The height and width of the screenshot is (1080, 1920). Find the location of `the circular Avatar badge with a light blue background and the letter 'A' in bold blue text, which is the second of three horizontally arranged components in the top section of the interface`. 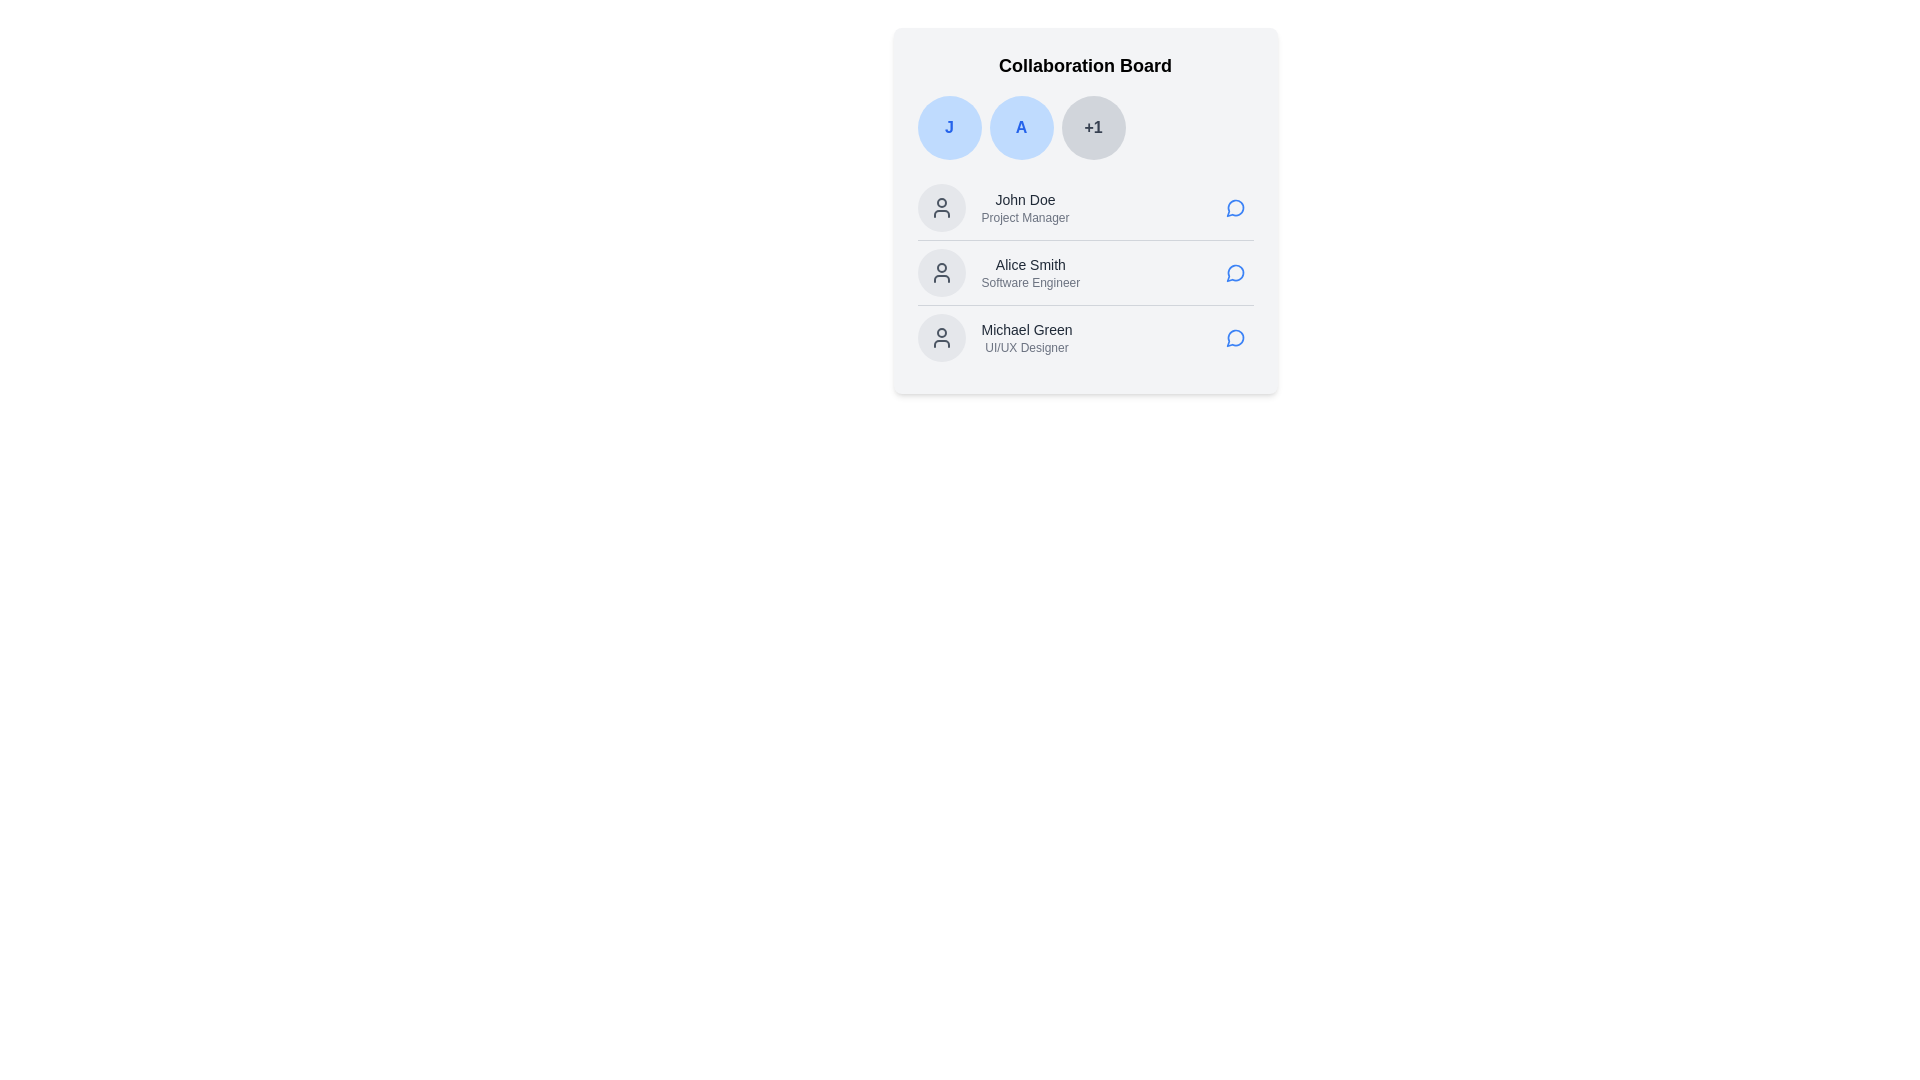

the circular Avatar badge with a light blue background and the letter 'A' in bold blue text, which is the second of three horizontally arranged components in the top section of the interface is located at coordinates (1021, 127).